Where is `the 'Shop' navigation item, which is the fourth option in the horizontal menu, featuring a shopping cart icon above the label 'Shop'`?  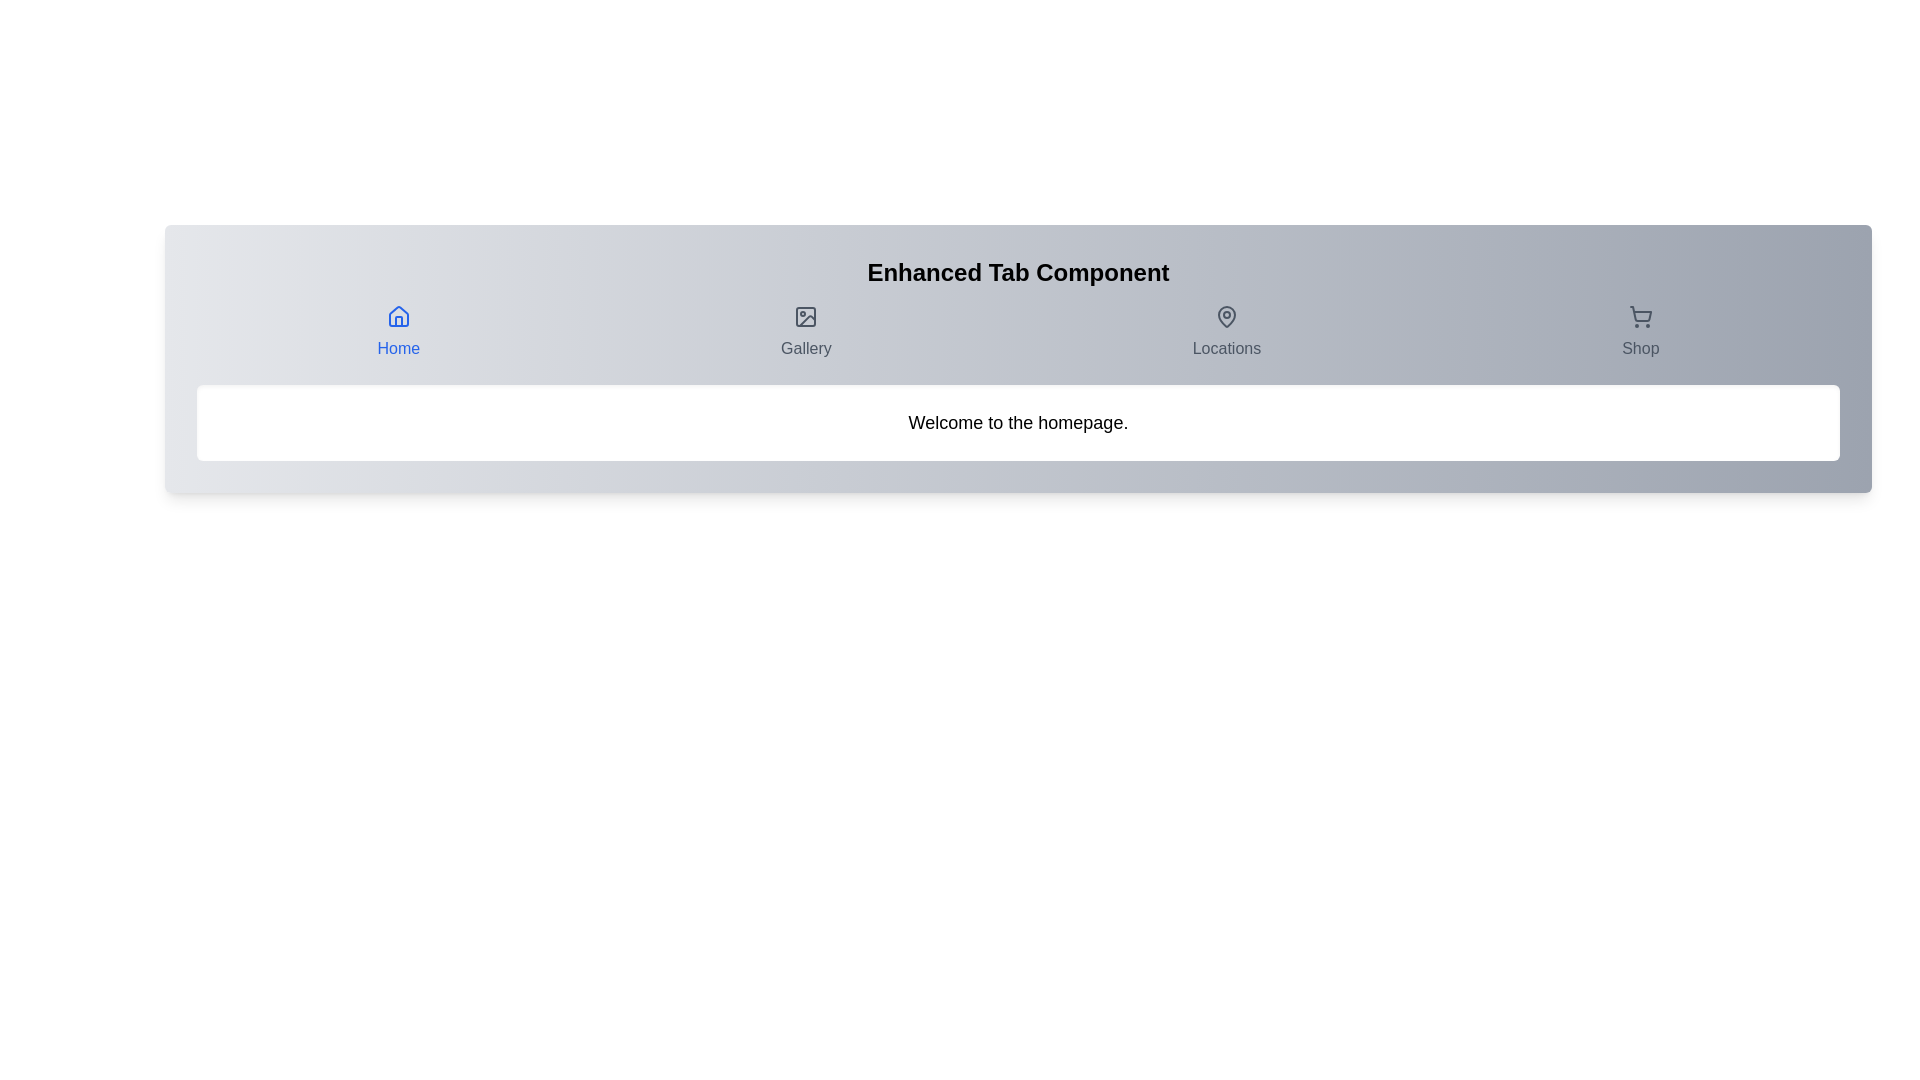
the 'Shop' navigation item, which is the fourth option in the horizontal menu, featuring a shopping cart icon above the label 'Shop' is located at coordinates (1640, 331).